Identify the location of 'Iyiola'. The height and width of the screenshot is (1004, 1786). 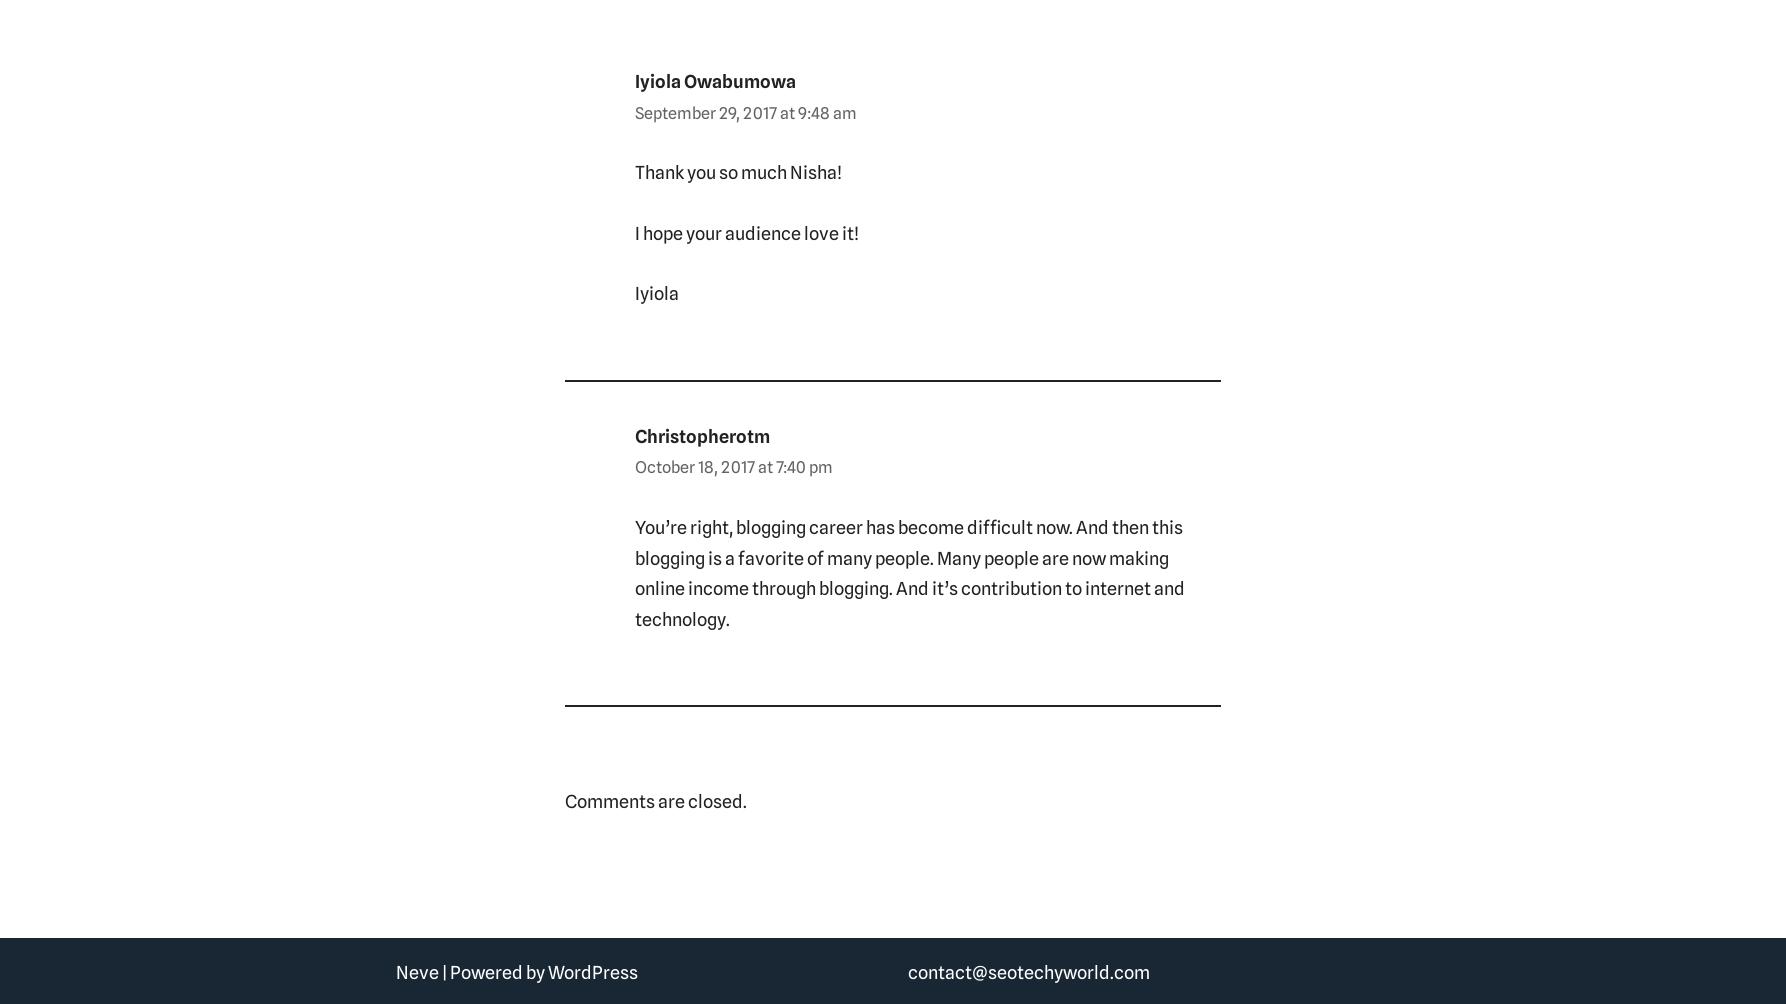
(655, 293).